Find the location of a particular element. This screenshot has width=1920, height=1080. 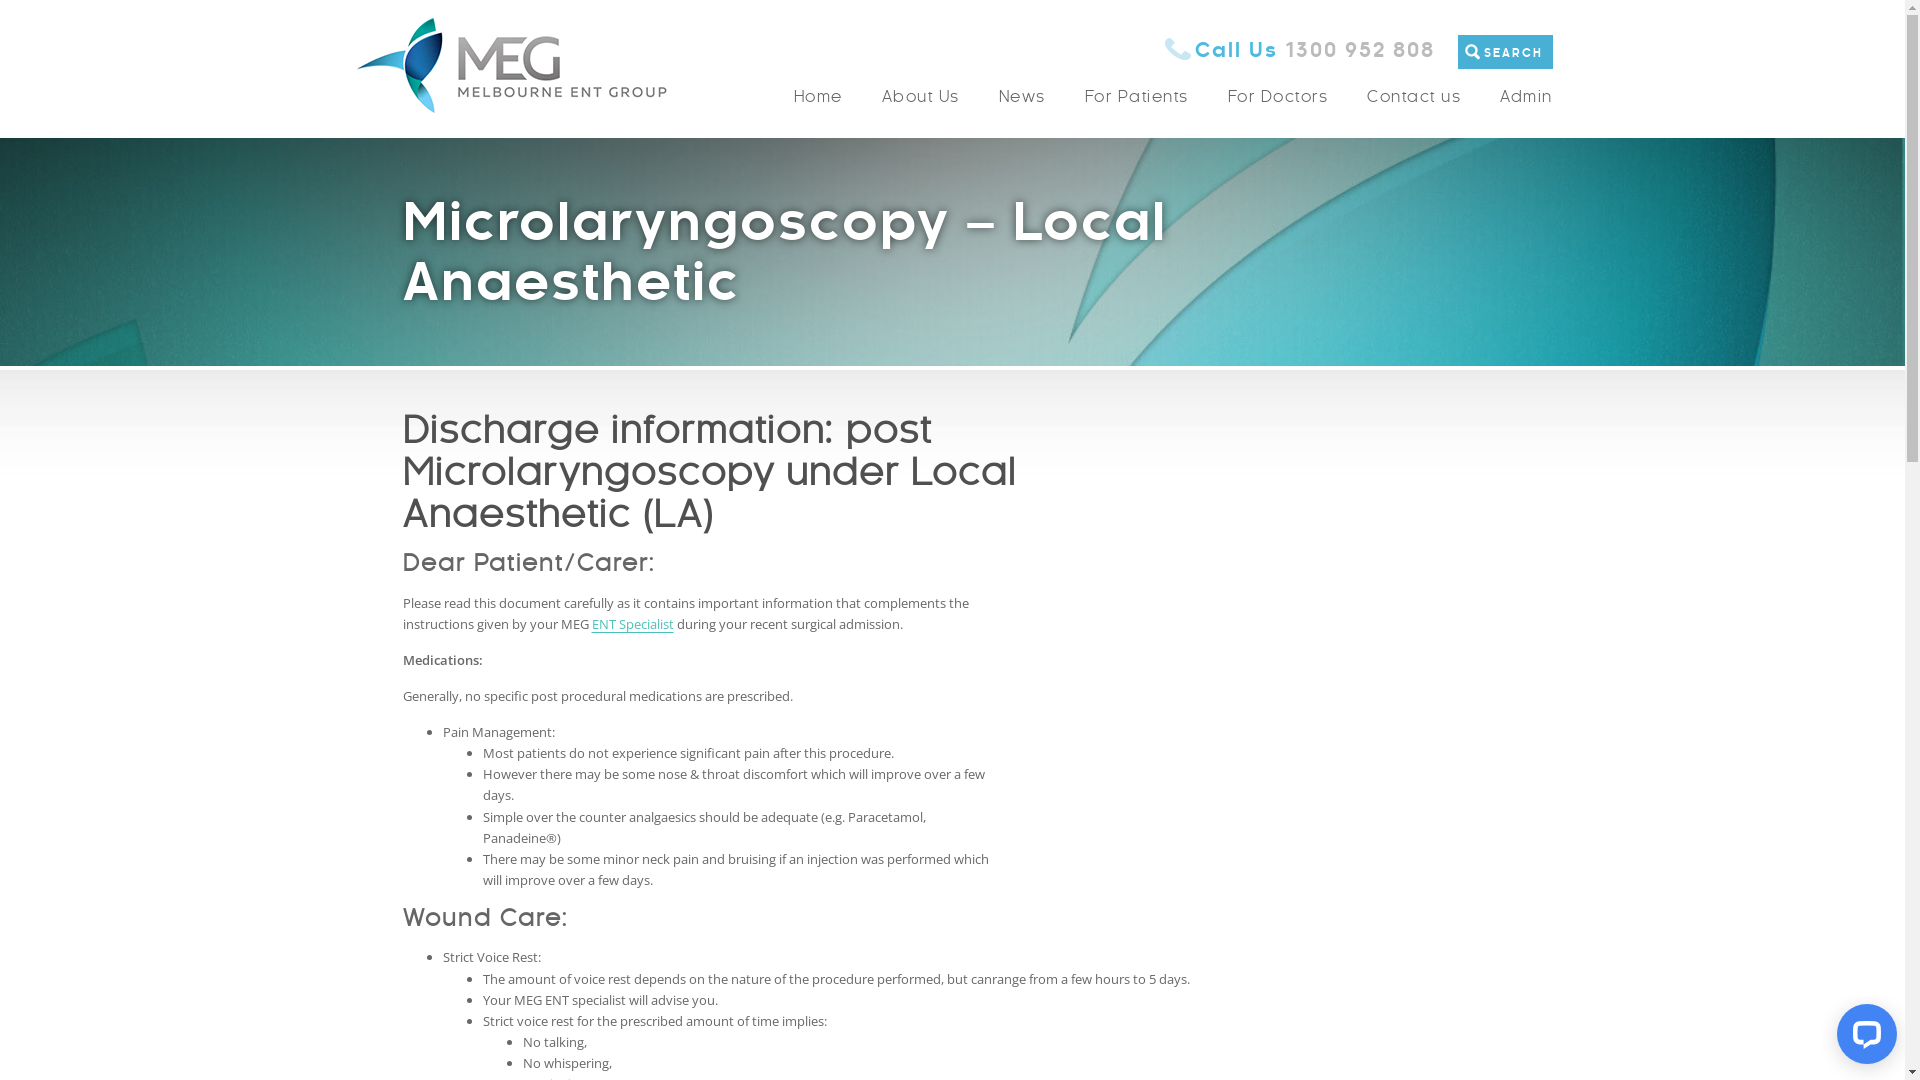

'ENT Specialist' is located at coordinates (632, 623).